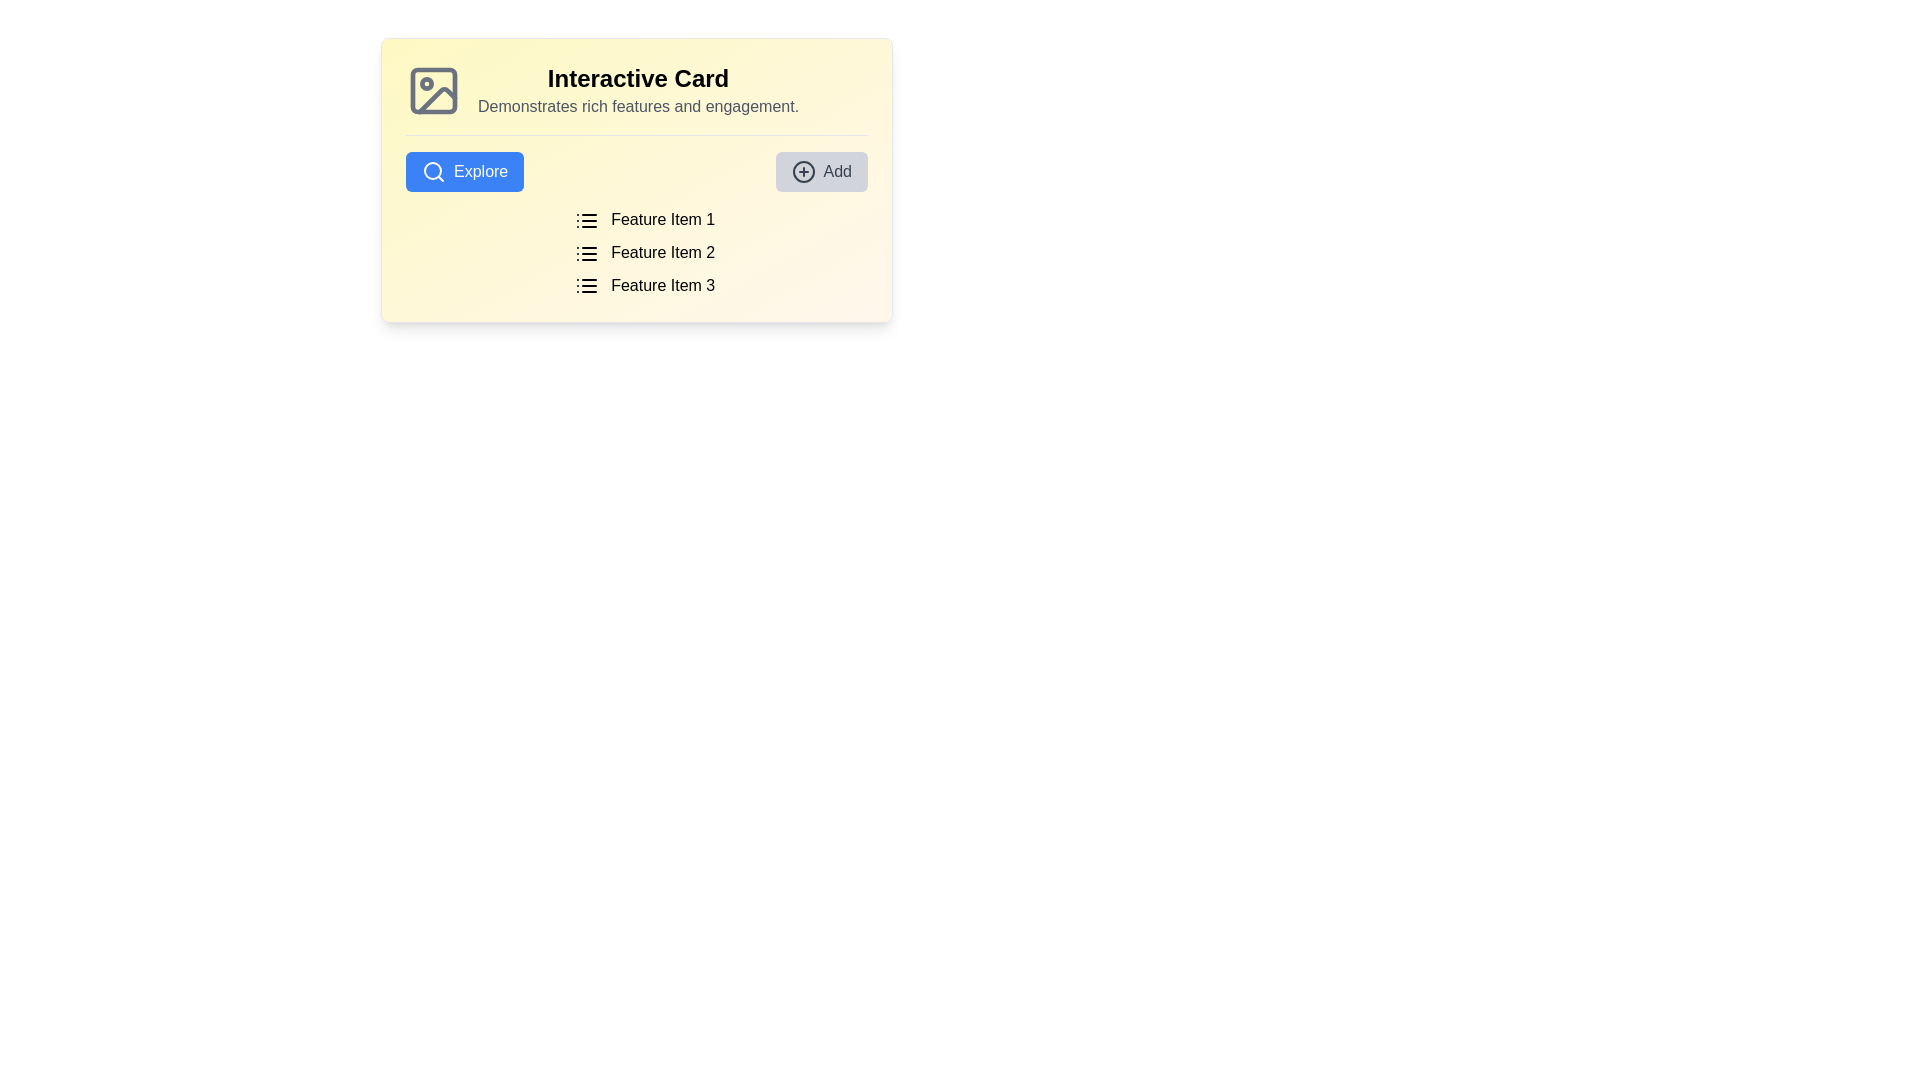 Image resolution: width=1920 pixels, height=1080 pixels. What do you see at coordinates (644, 285) in the screenshot?
I see `the text item labeled 'Feature Item 3' which is accompanied by a decorative list icon, positioned below 'Feature Item 2' in the Interactive Card list` at bounding box center [644, 285].